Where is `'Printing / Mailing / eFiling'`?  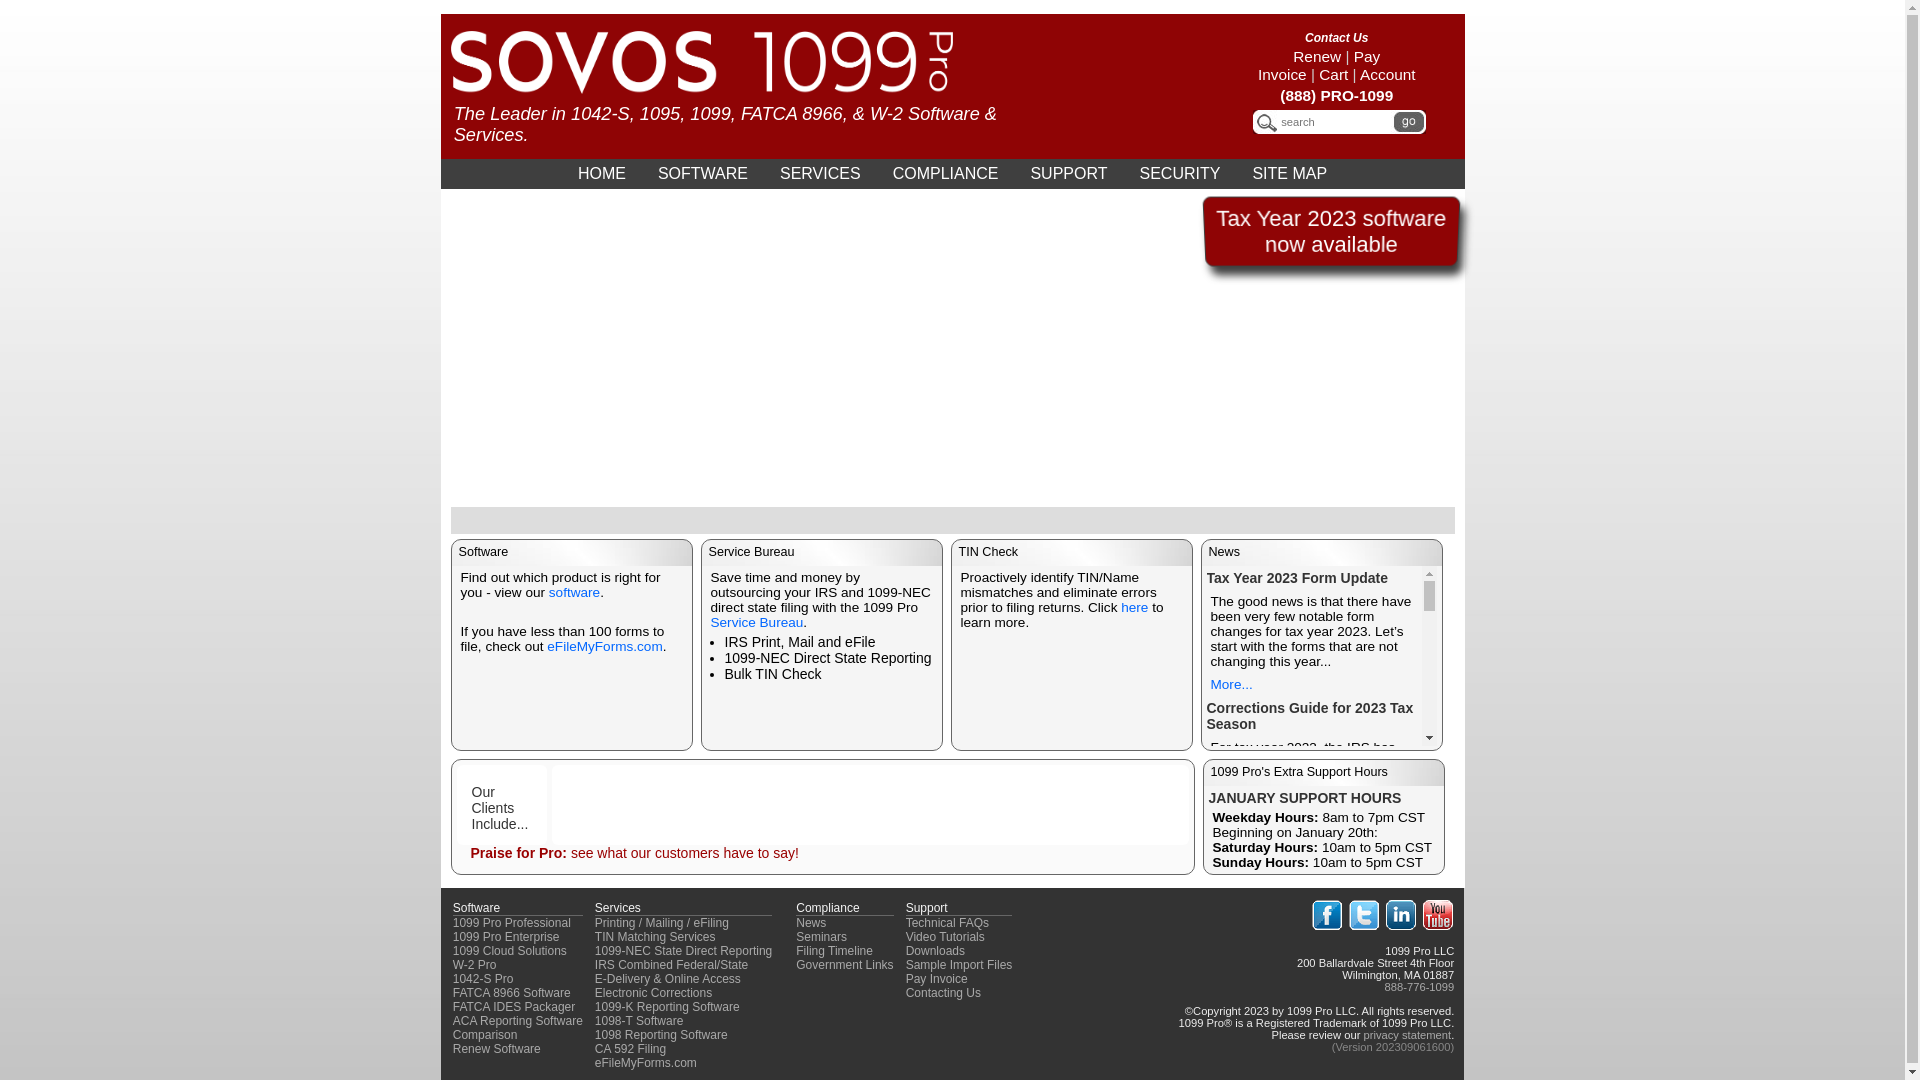 'Printing / Mailing / eFiling' is located at coordinates (662, 922).